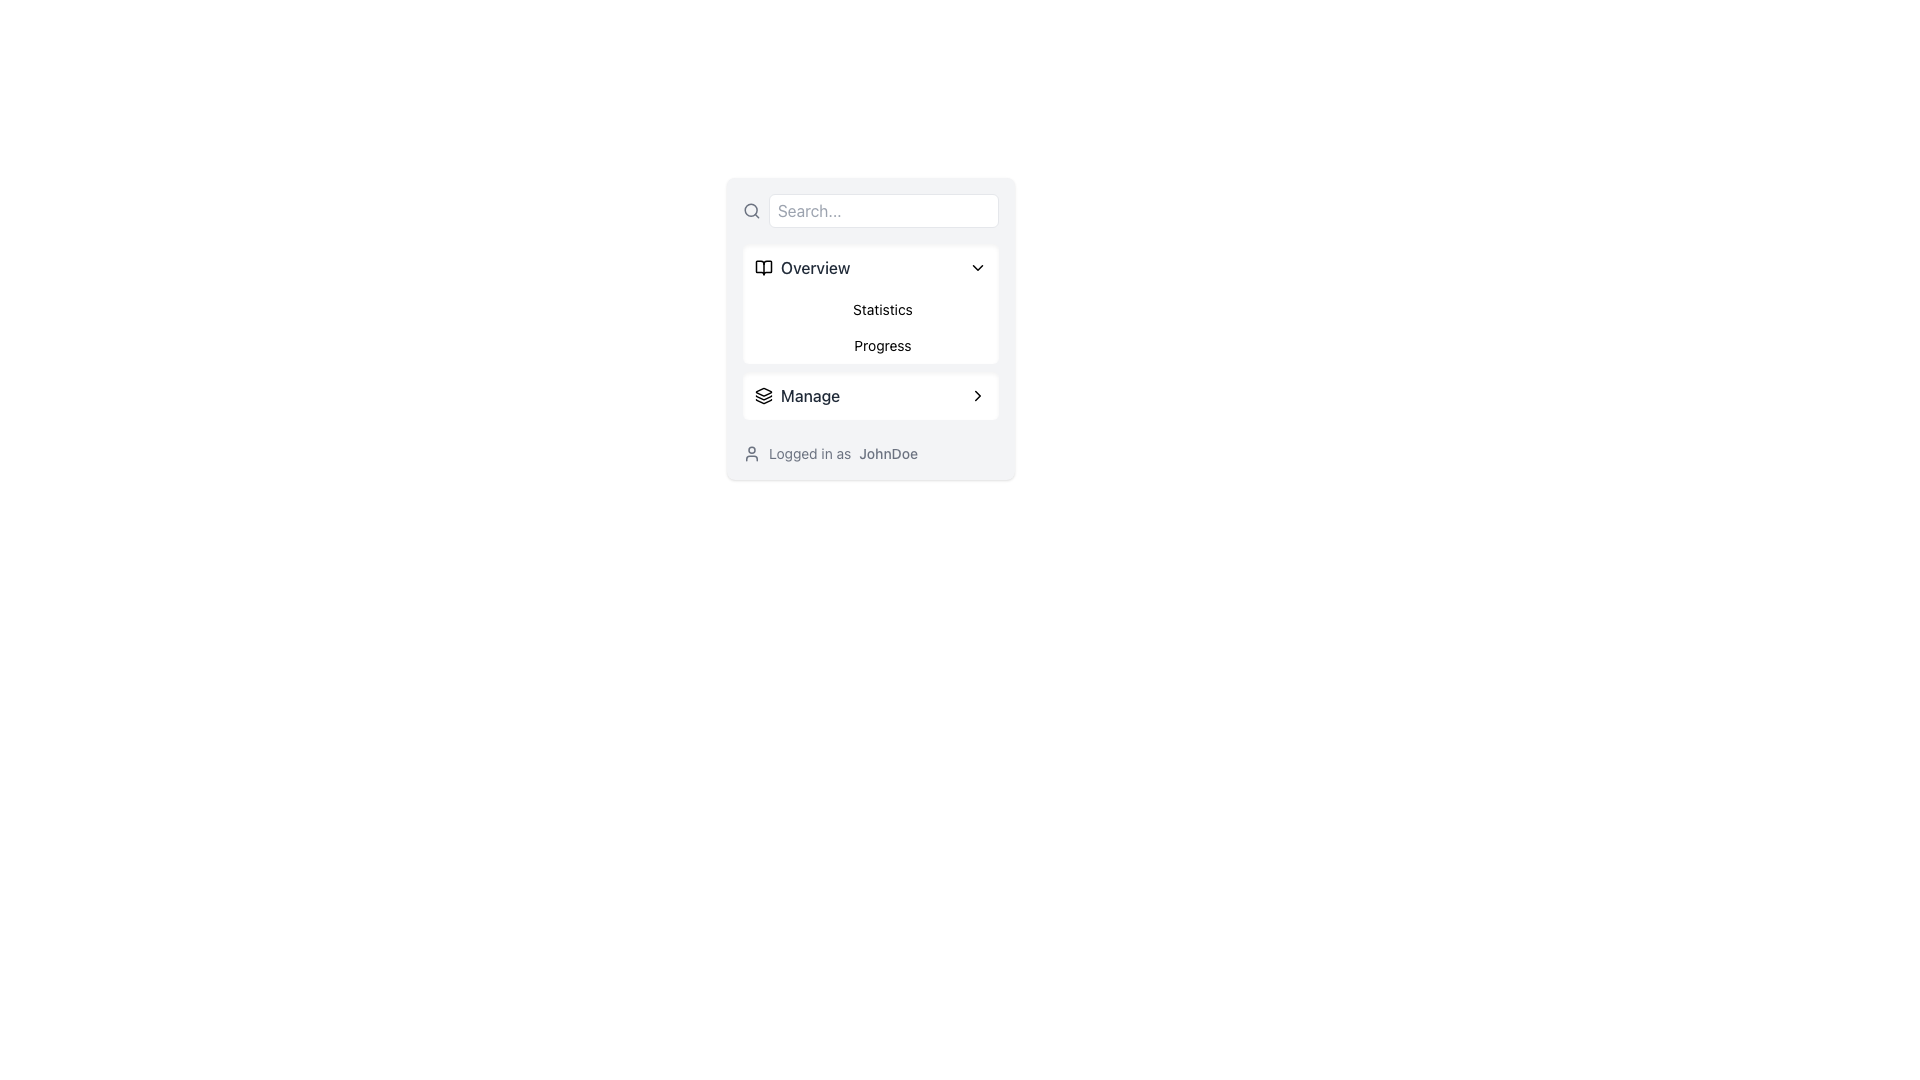 This screenshot has height=1080, width=1920. I want to click on the rightward-facing chevron icon located at the far right of the 'Manage' row in the vertical navigation panel, so click(978, 396).